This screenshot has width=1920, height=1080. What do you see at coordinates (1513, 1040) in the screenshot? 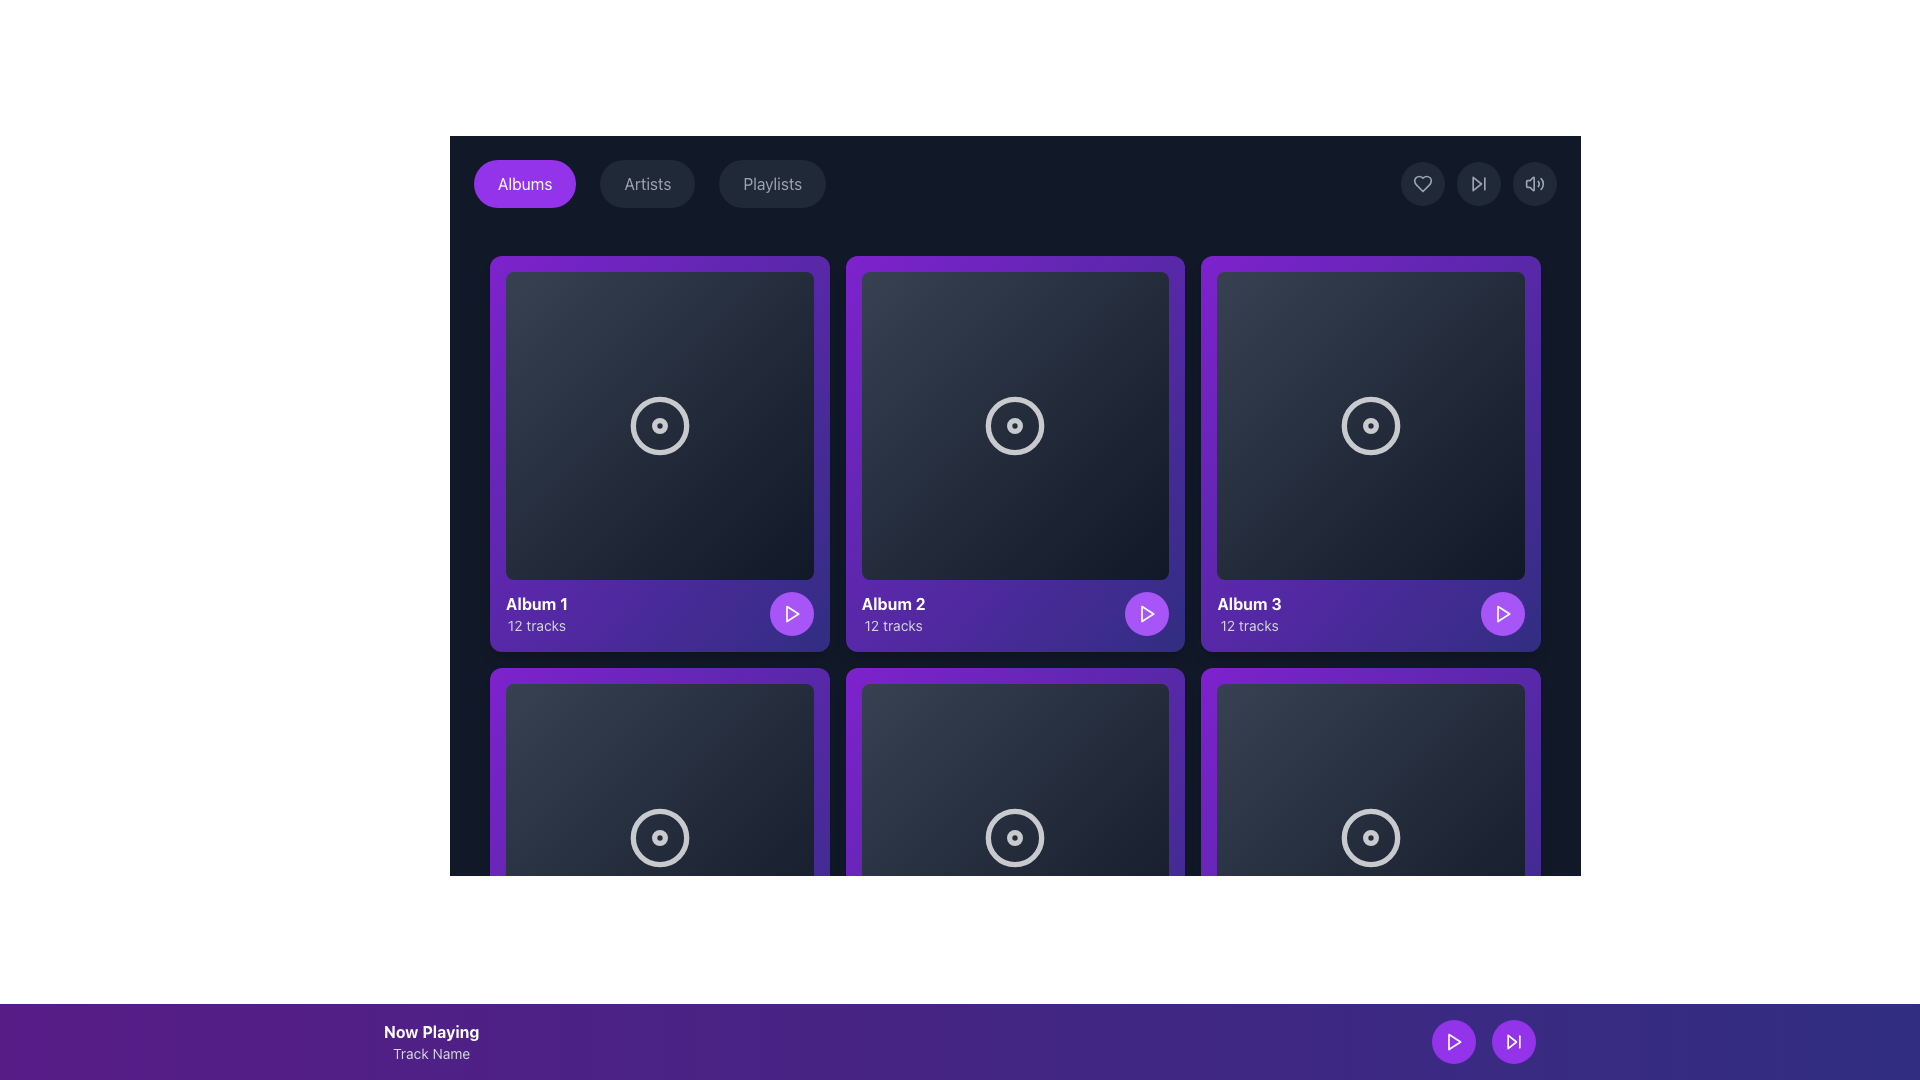
I see `keyboard navigation` at bounding box center [1513, 1040].